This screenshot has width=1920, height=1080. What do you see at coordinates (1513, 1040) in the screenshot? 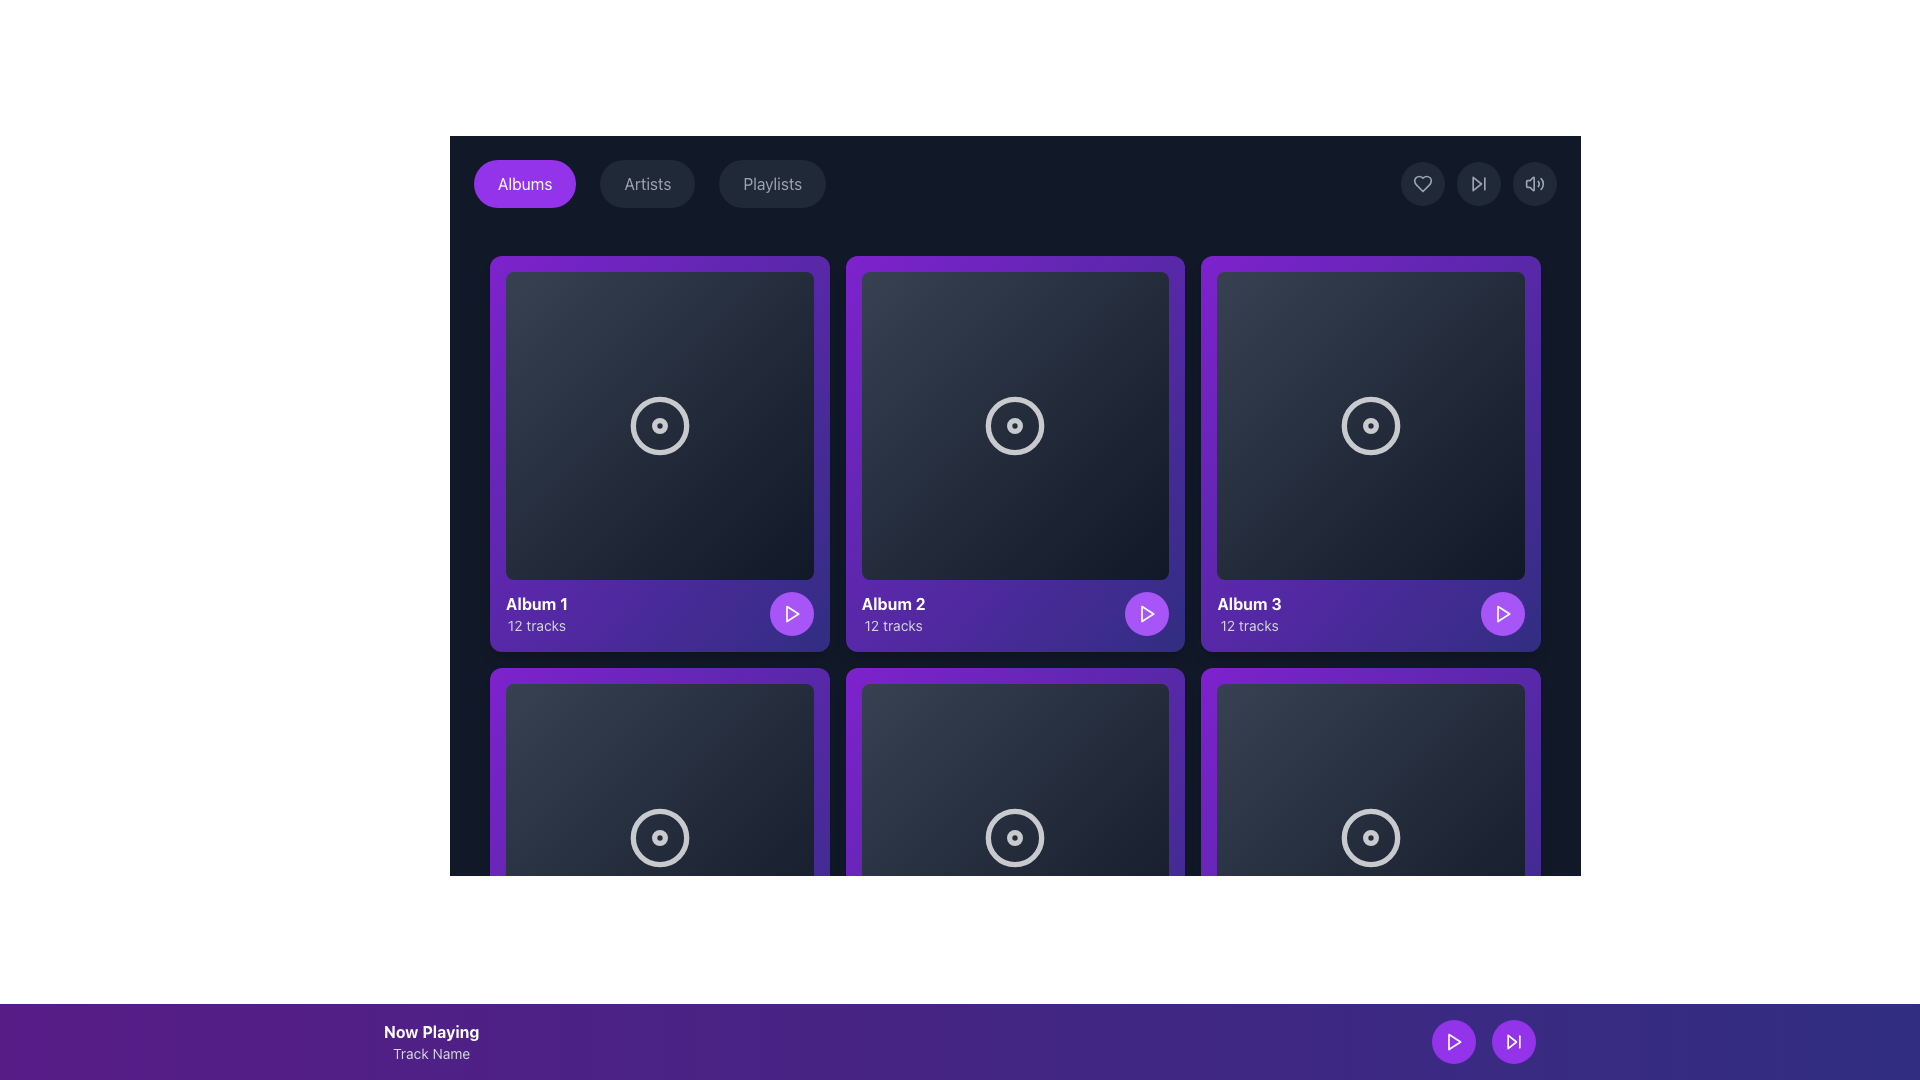
I see `keyboard navigation` at bounding box center [1513, 1040].